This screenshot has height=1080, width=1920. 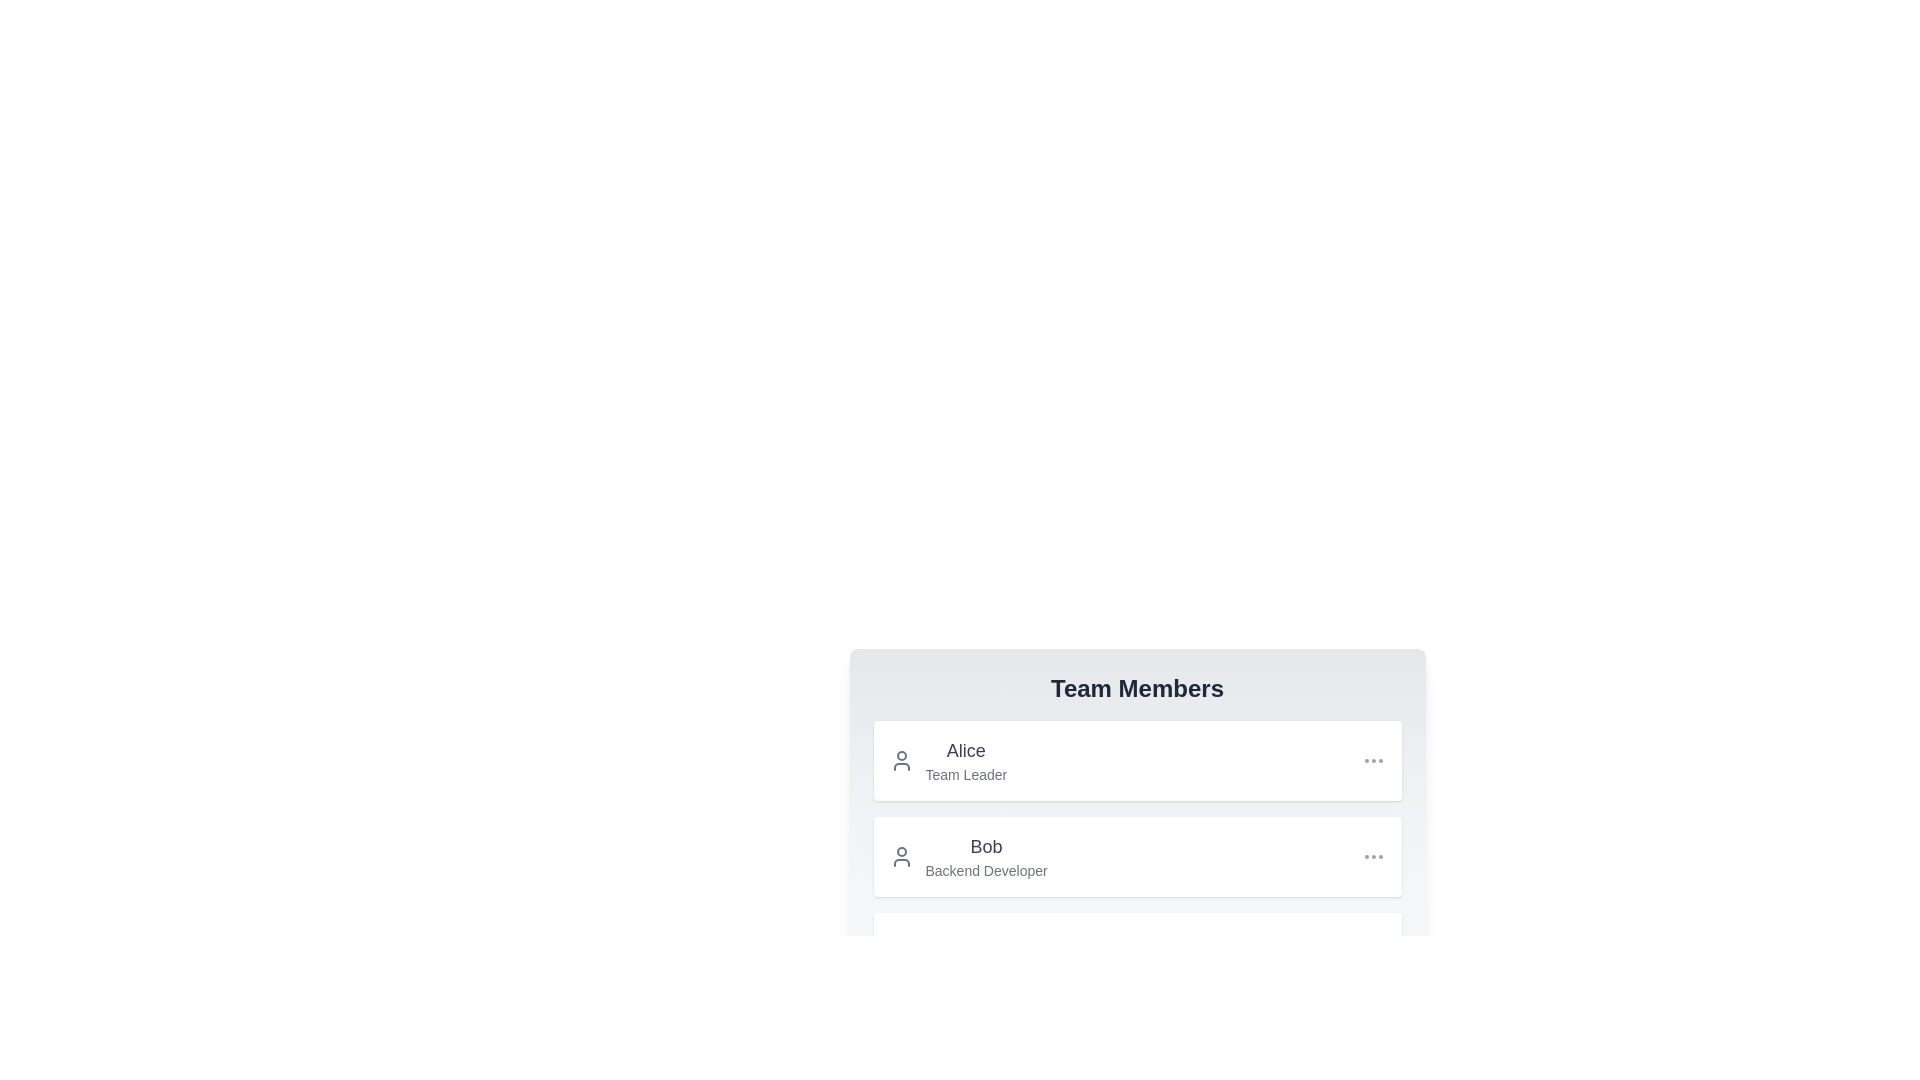 I want to click on the user icon corresponding to Bob, so click(x=900, y=855).